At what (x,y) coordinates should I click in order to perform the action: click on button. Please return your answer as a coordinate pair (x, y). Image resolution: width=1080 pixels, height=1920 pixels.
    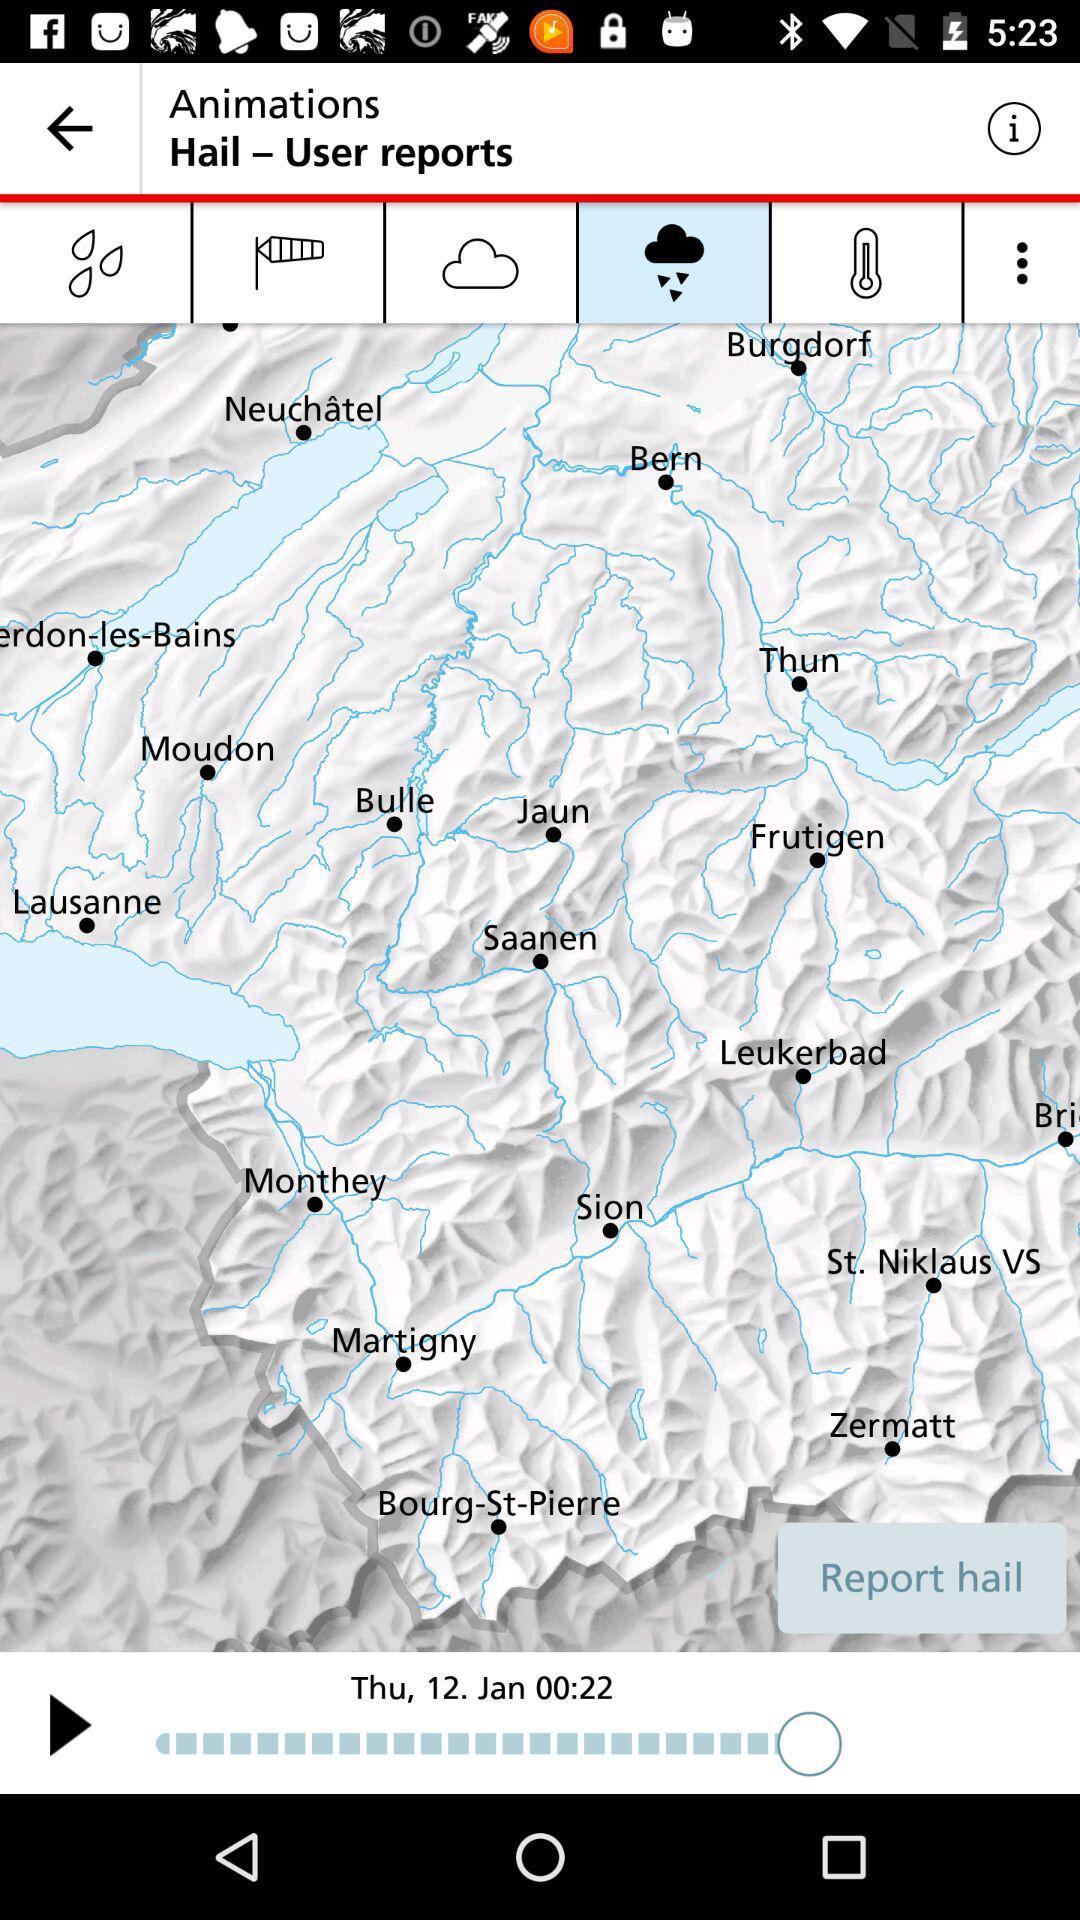
    Looking at the image, I should click on (69, 1723).